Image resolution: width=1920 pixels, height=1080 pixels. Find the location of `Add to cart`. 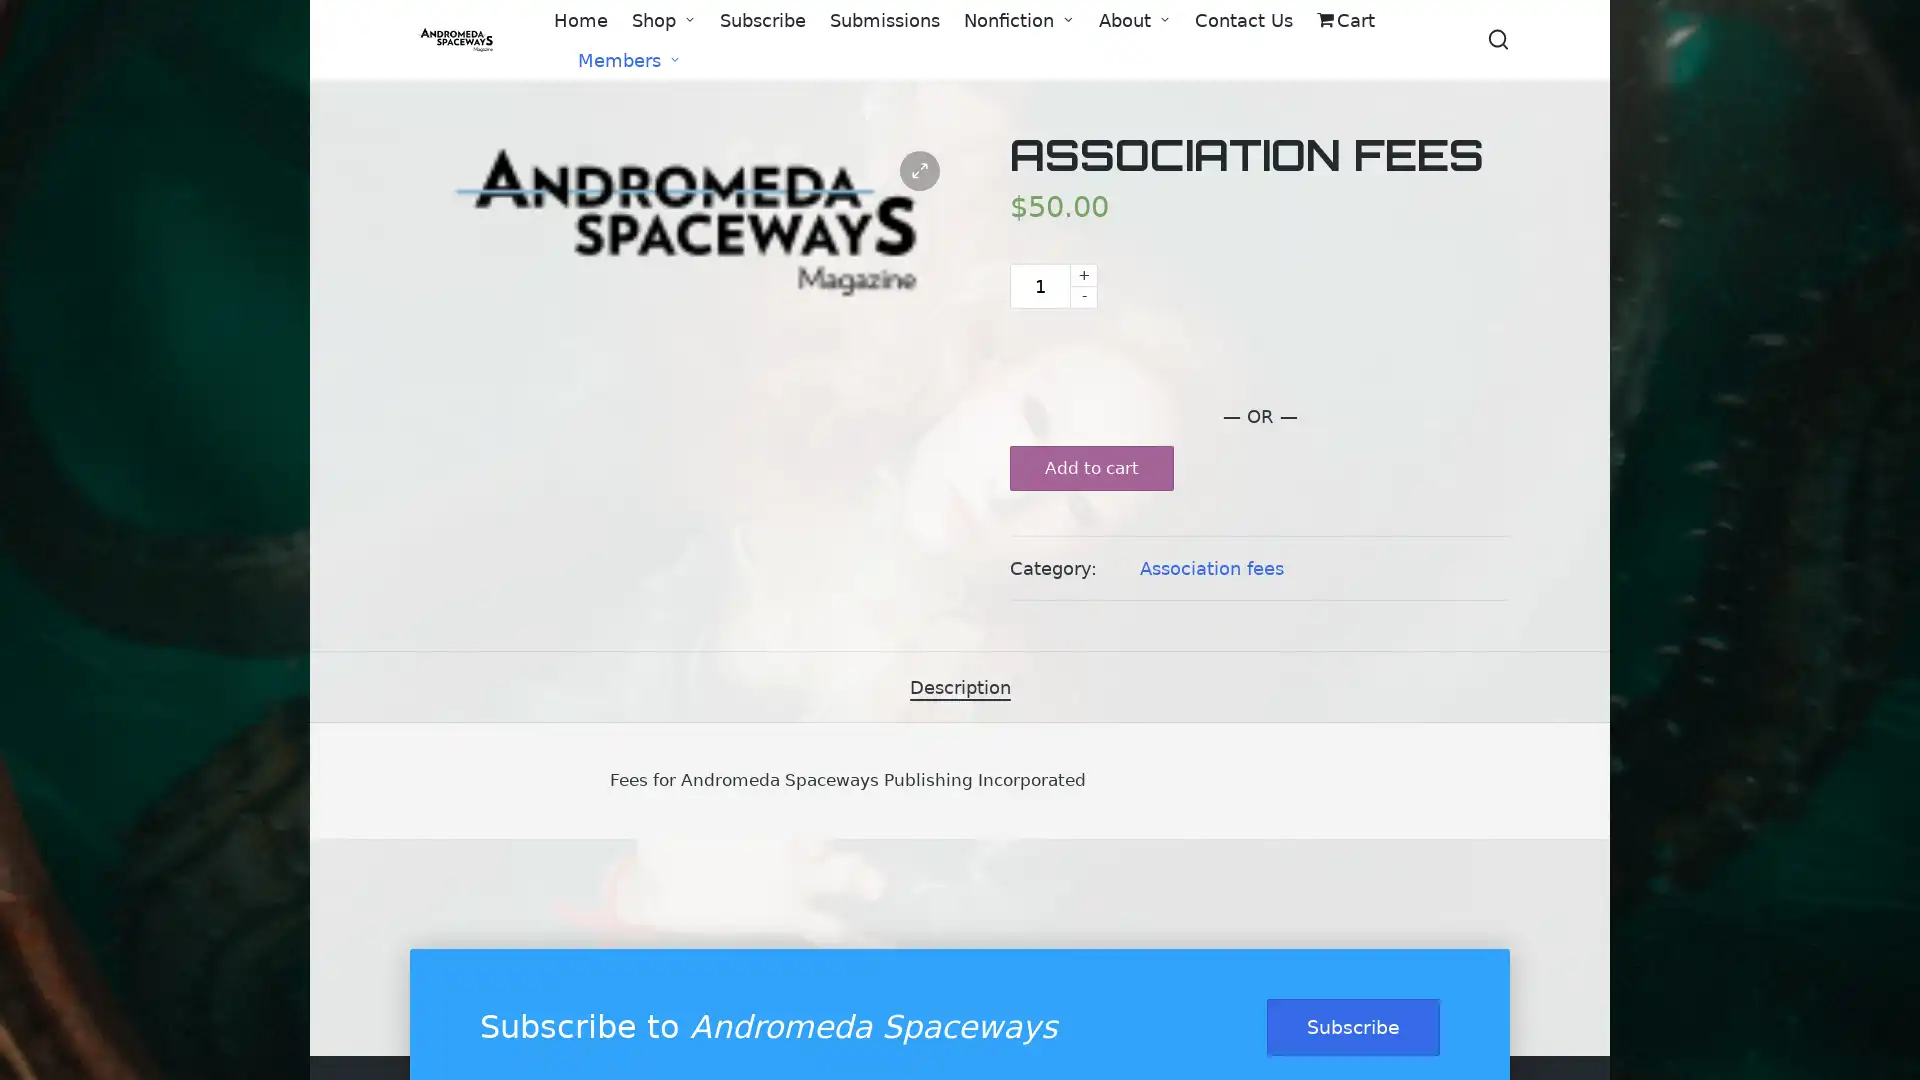

Add to cart is located at coordinates (1090, 468).